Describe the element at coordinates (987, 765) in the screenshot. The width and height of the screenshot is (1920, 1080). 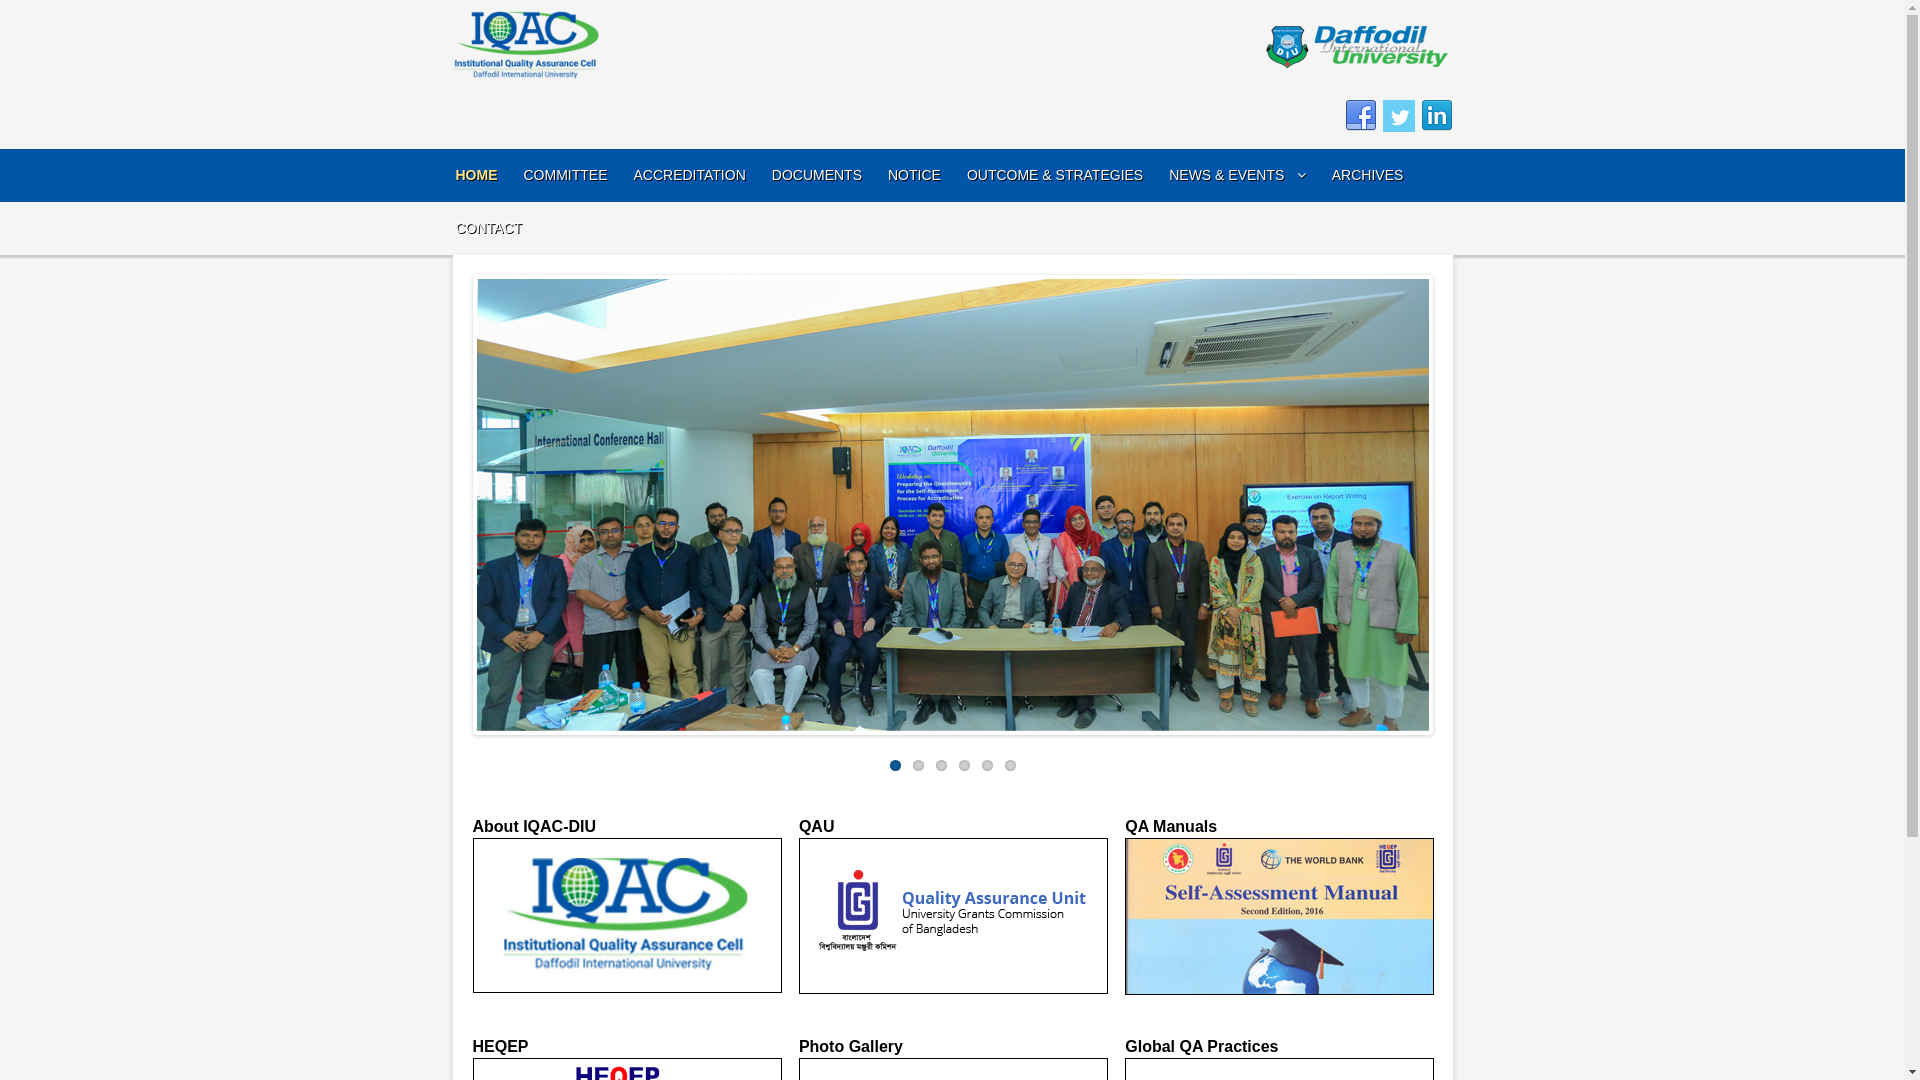
I see `'5'` at that location.